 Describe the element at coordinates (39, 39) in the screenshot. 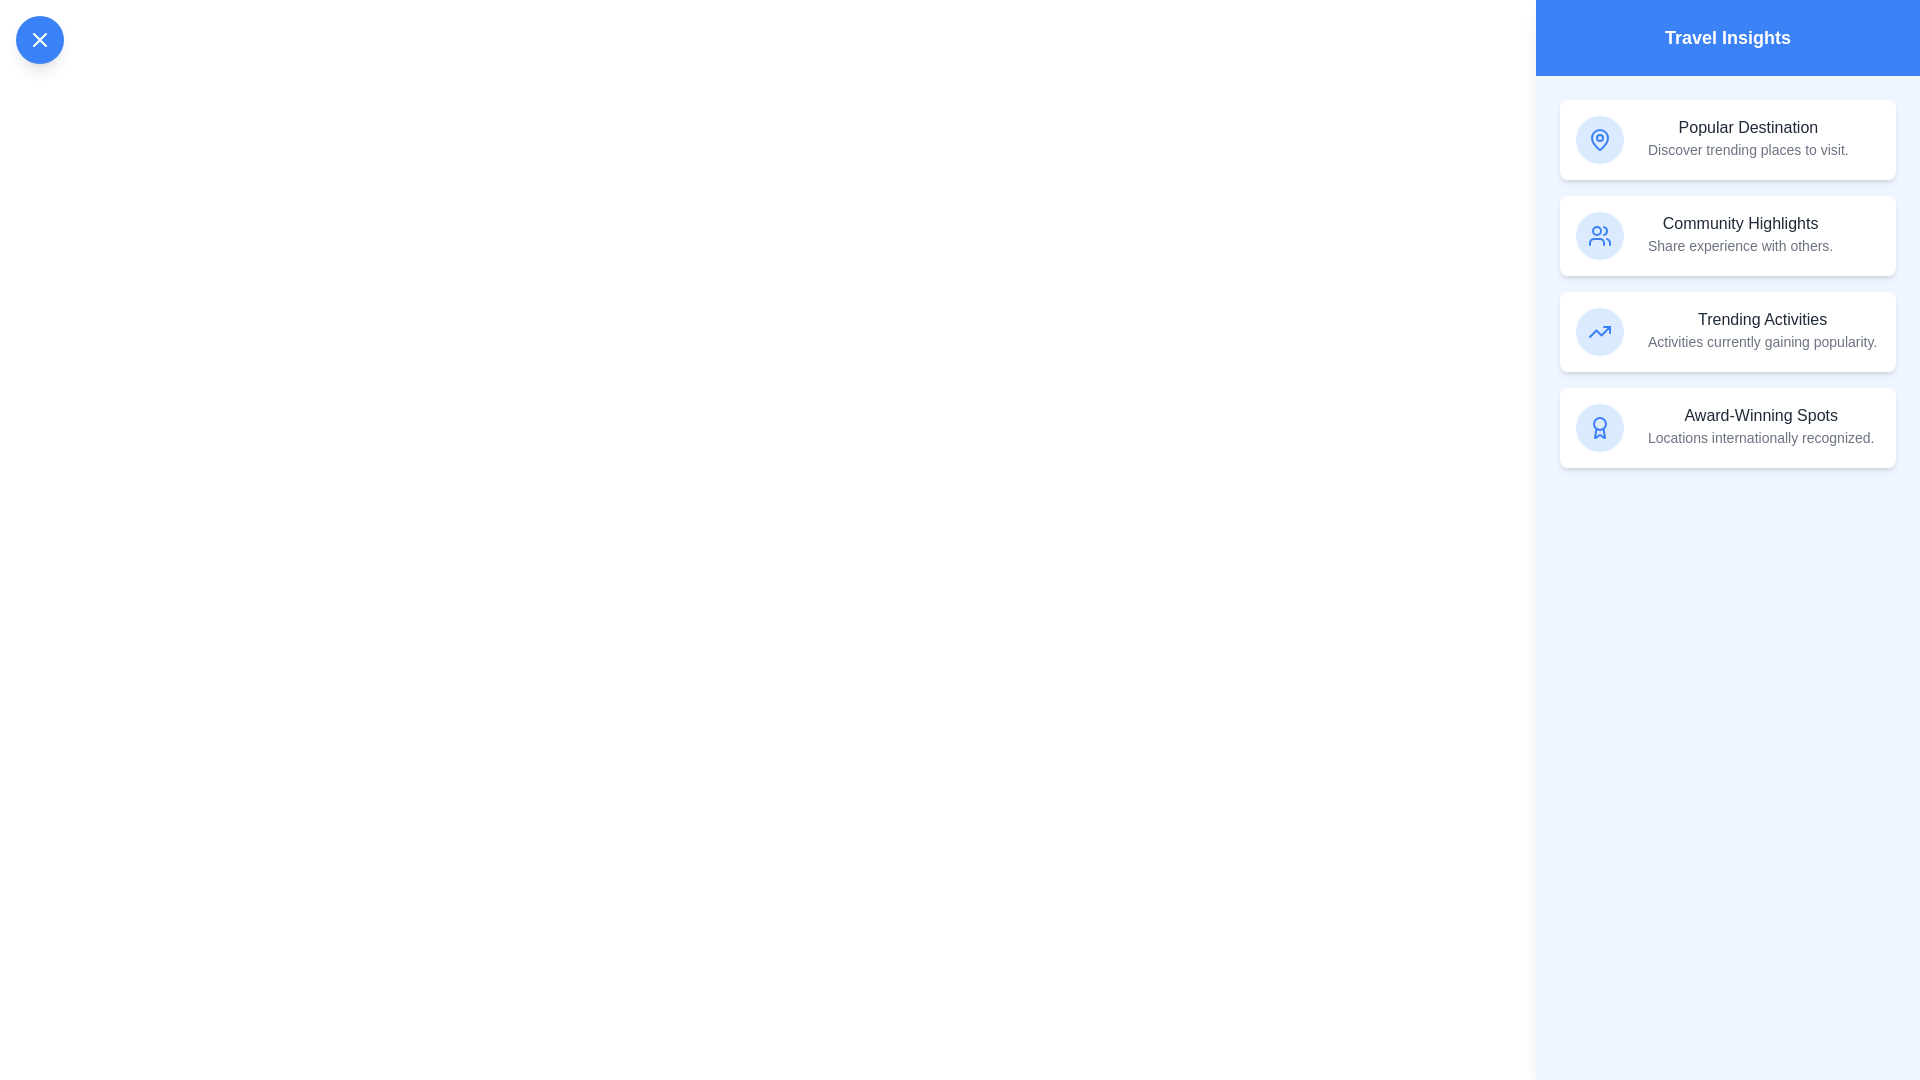

I see `button with the X icon to toggle the drawer` at that location.